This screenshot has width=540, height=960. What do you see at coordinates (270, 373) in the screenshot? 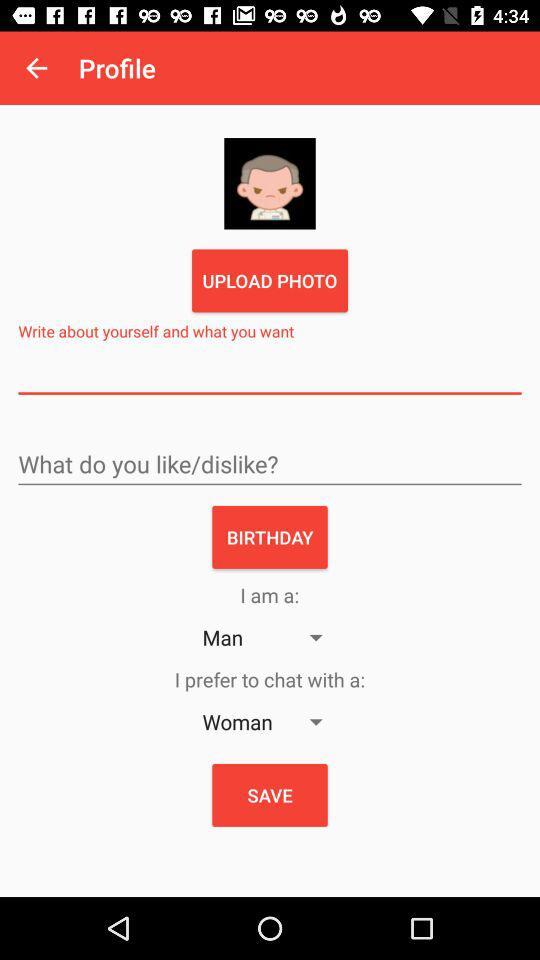
I see `to enter text` at bounding box center [270, 373].